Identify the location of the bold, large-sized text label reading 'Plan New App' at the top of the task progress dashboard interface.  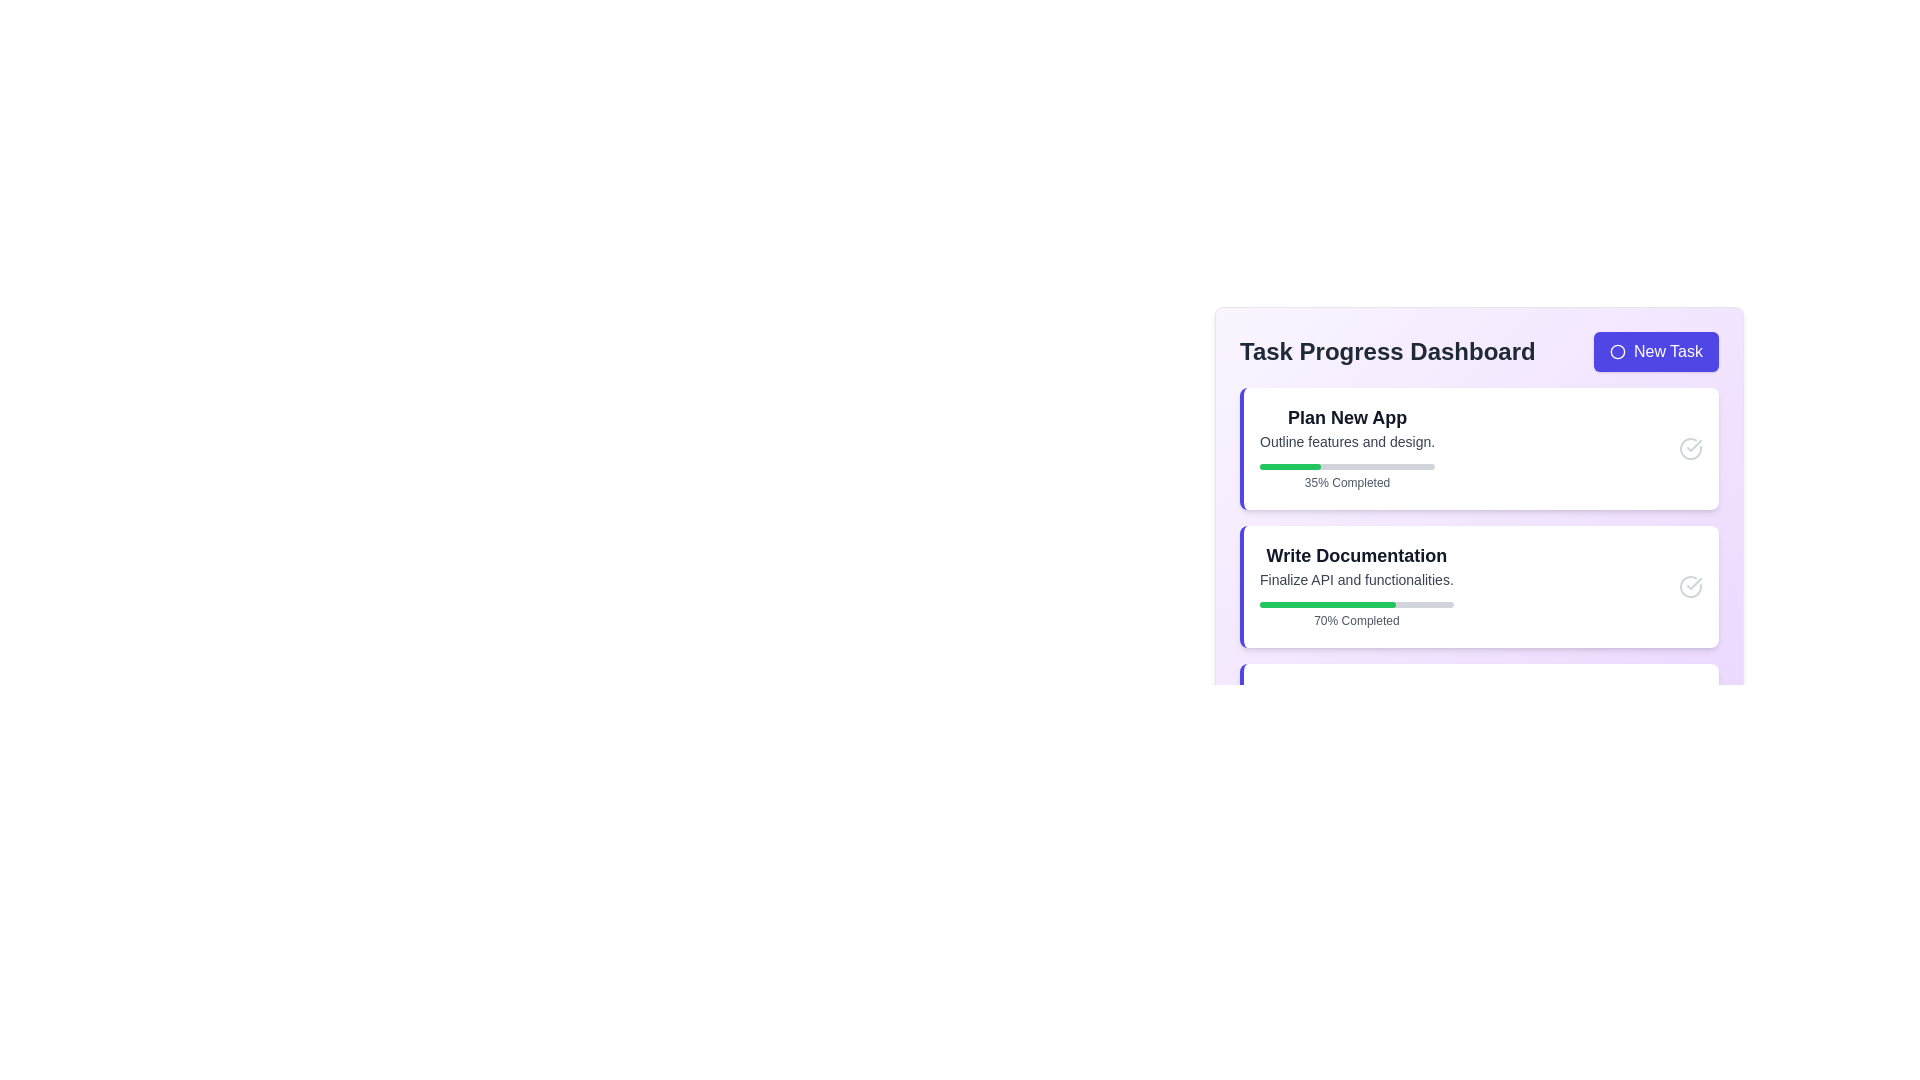
(1347, 416).